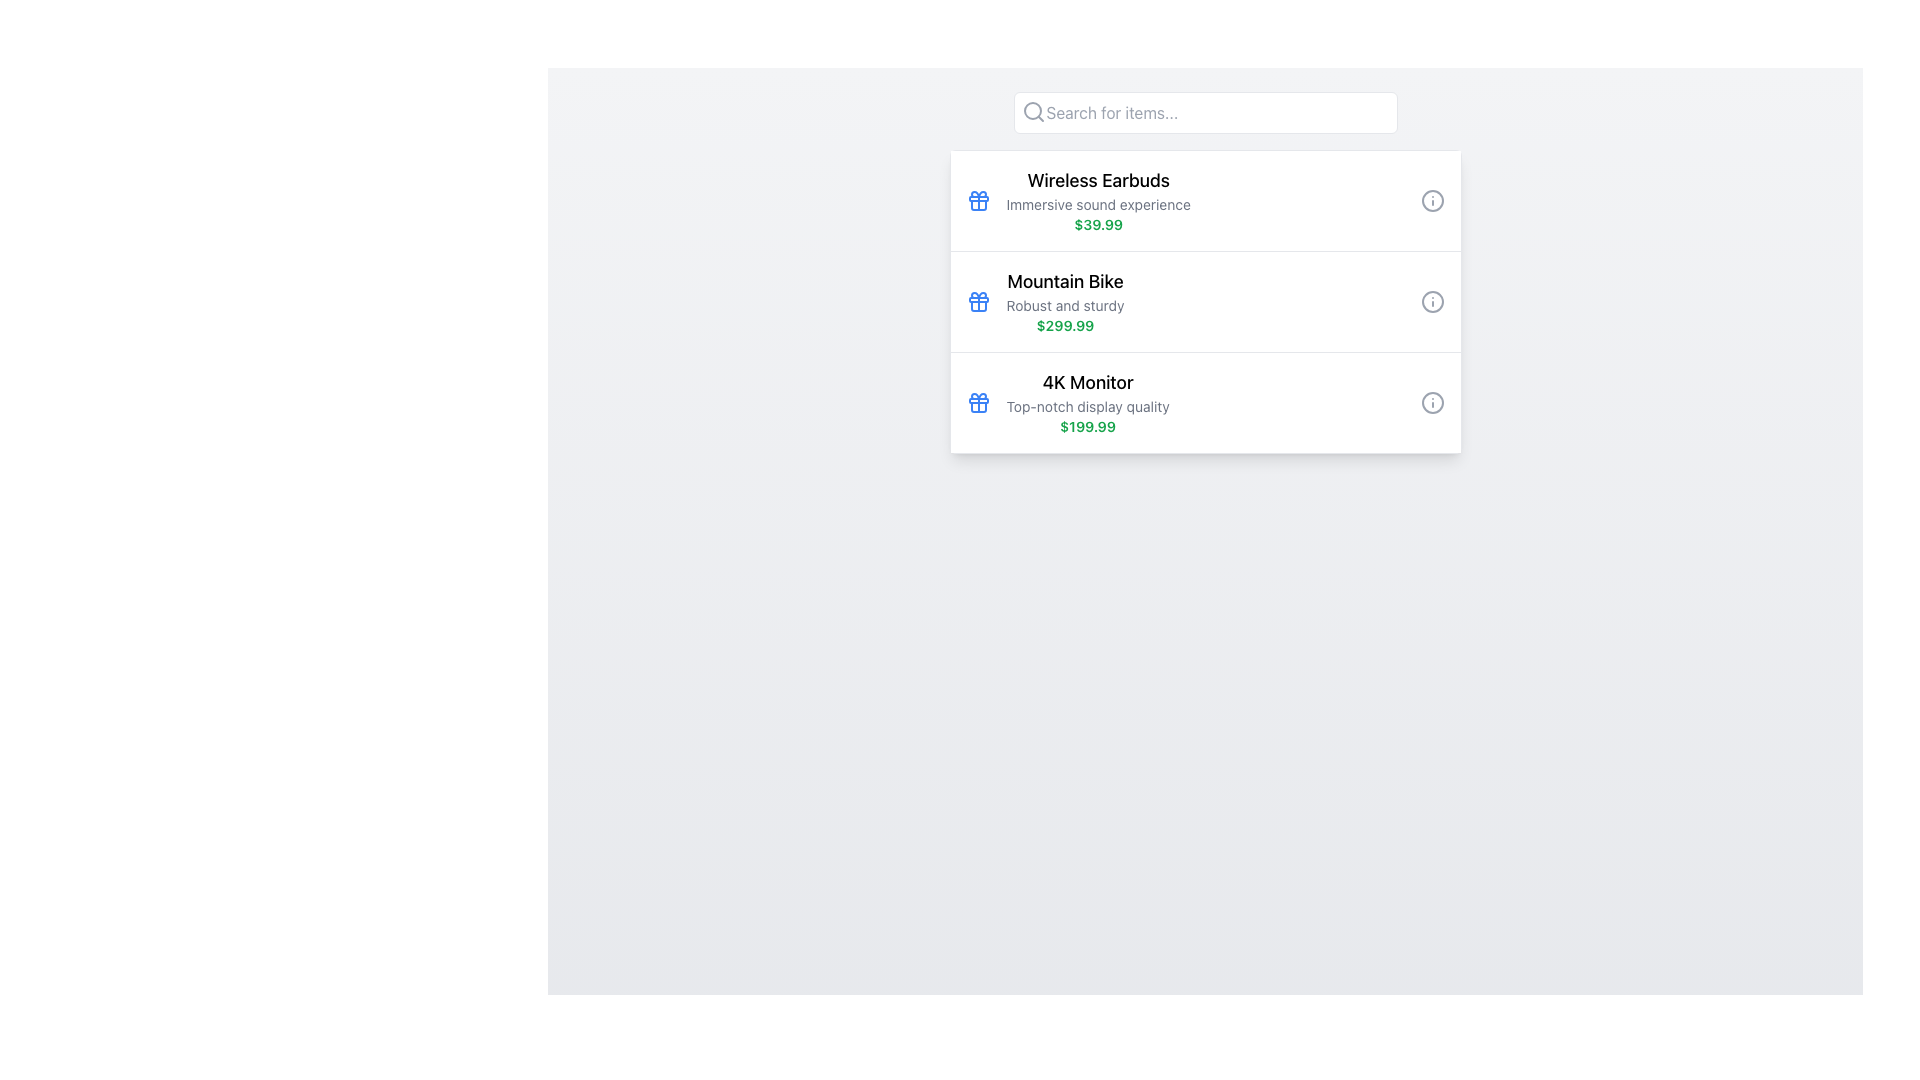 This screenshot has width=1920, height=1080. I want to click on the magnifying-glass-shaped icon with a thin circular outline located inside the search bar, adjacent to the input field placeholder text 'Search for items...', so click(1033, 111).